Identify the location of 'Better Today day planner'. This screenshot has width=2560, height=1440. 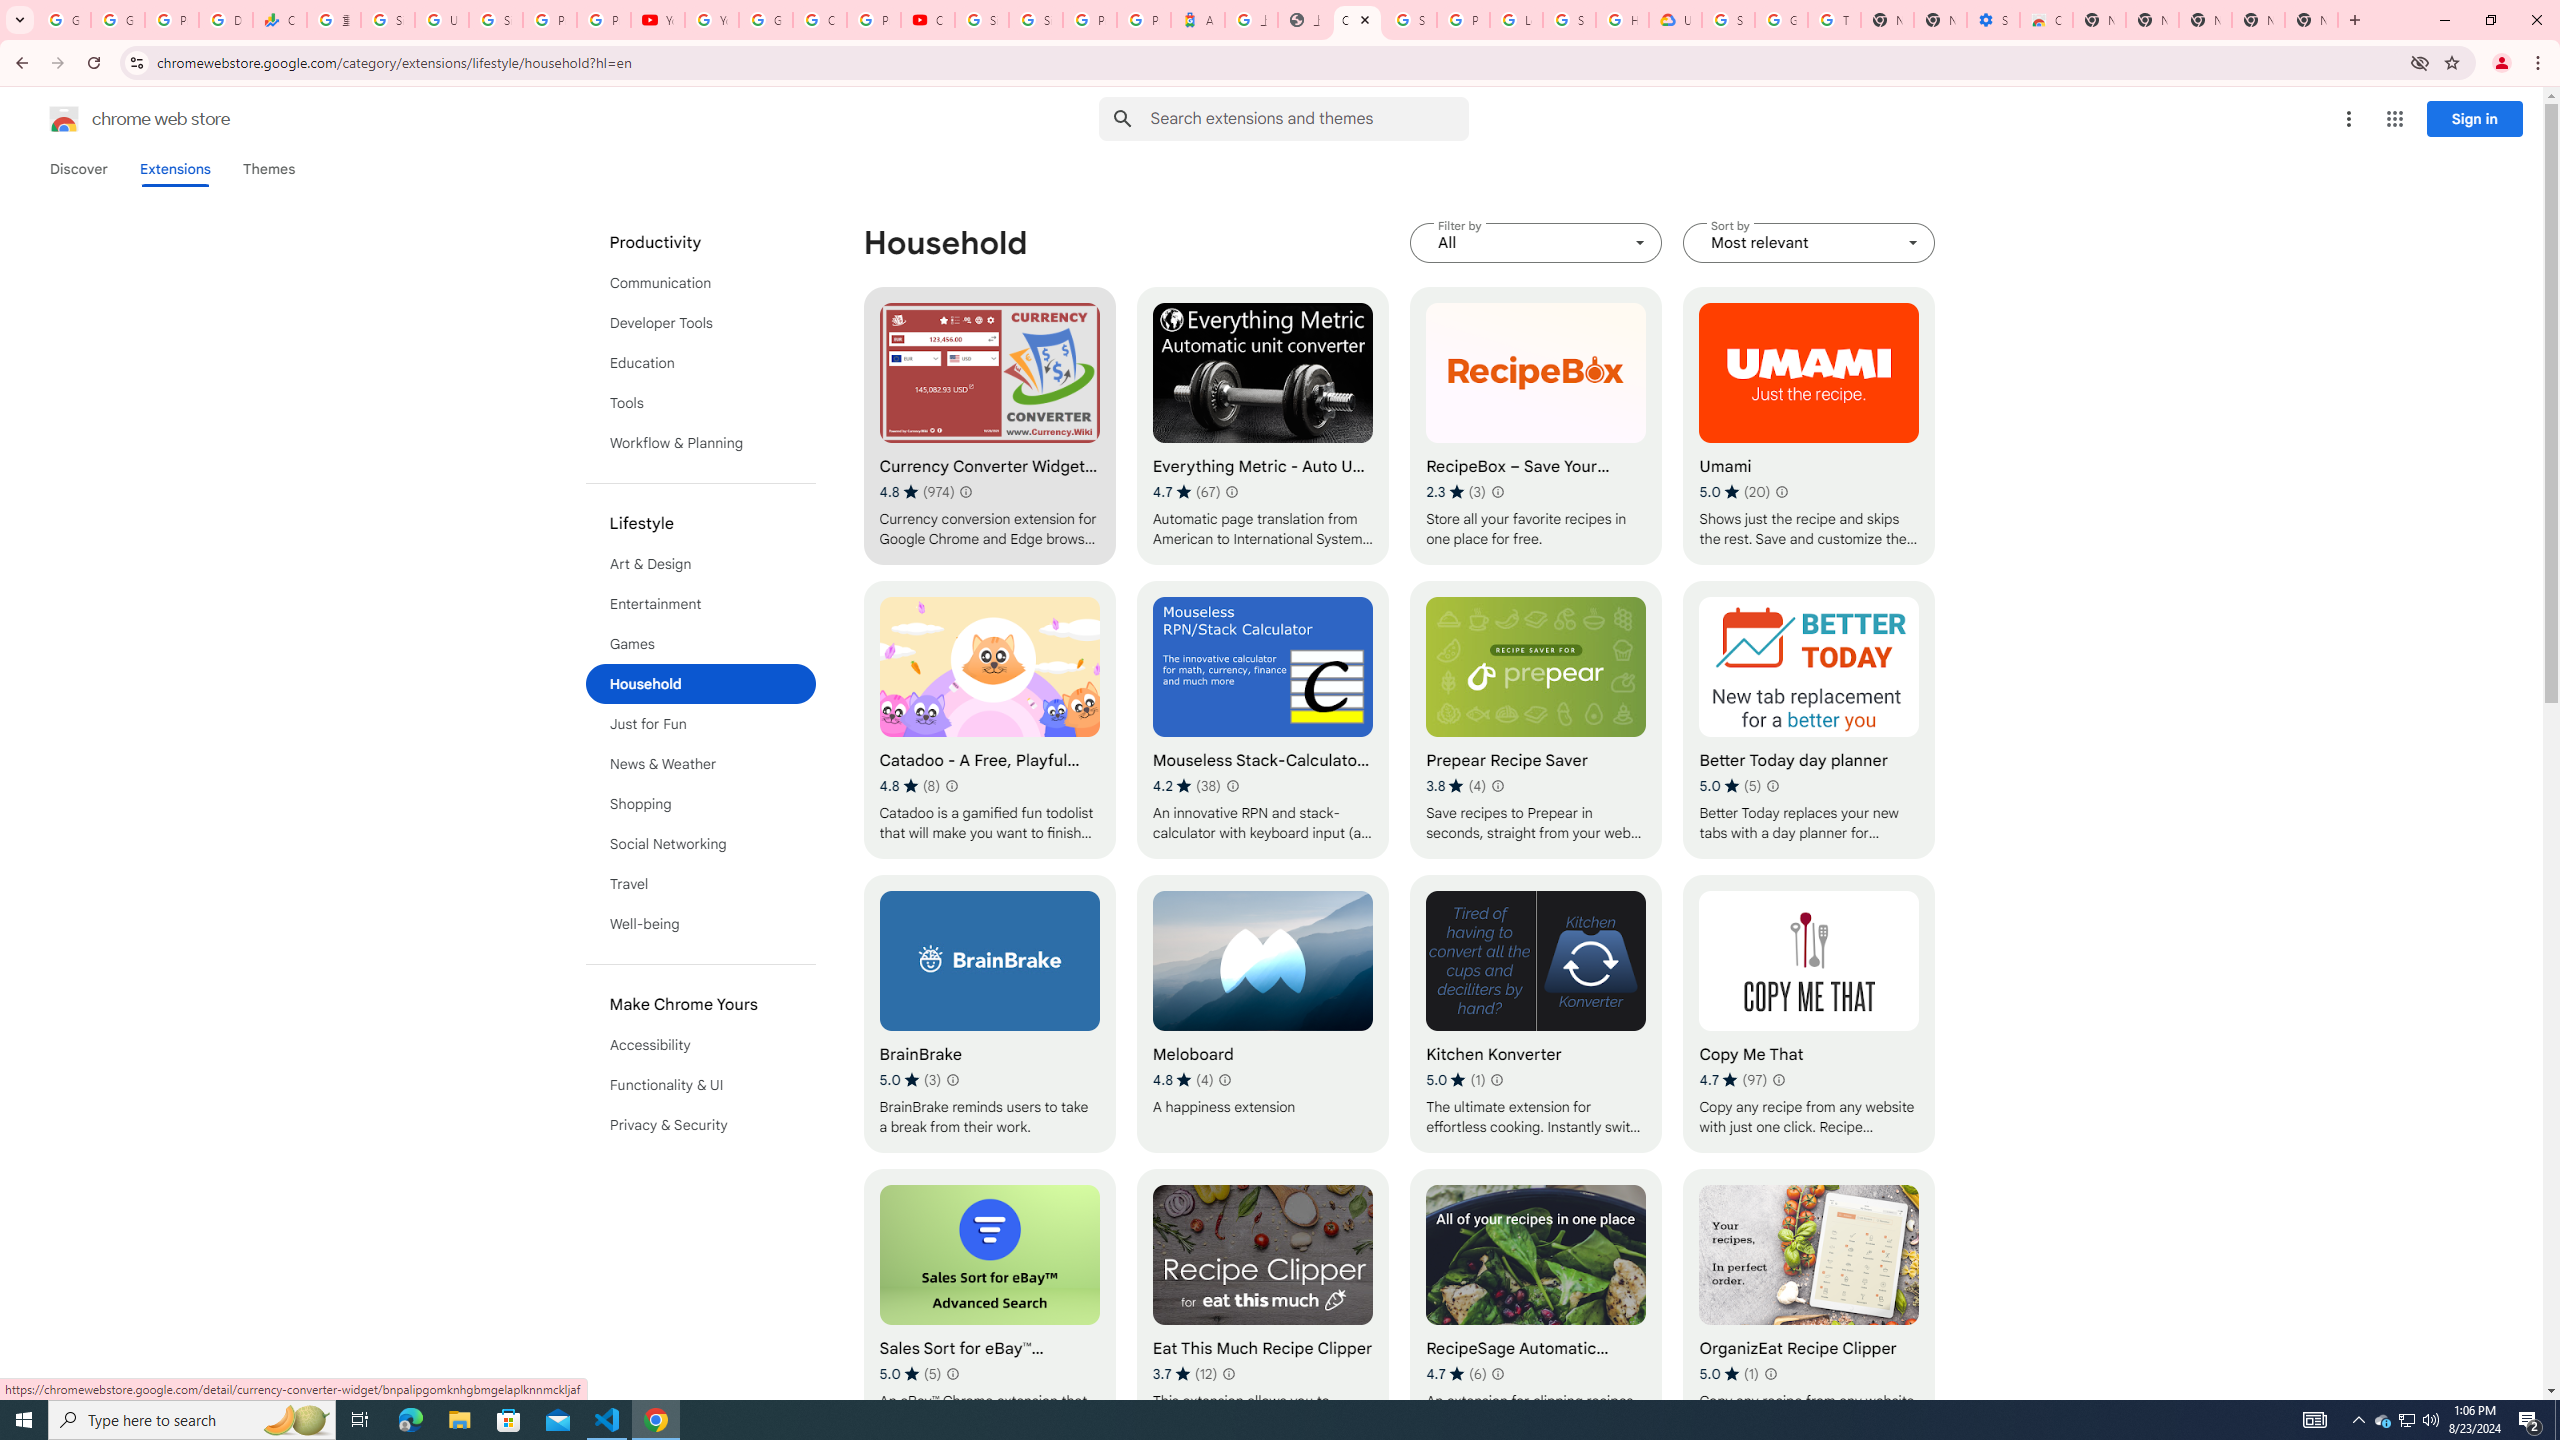
(1807, 720).